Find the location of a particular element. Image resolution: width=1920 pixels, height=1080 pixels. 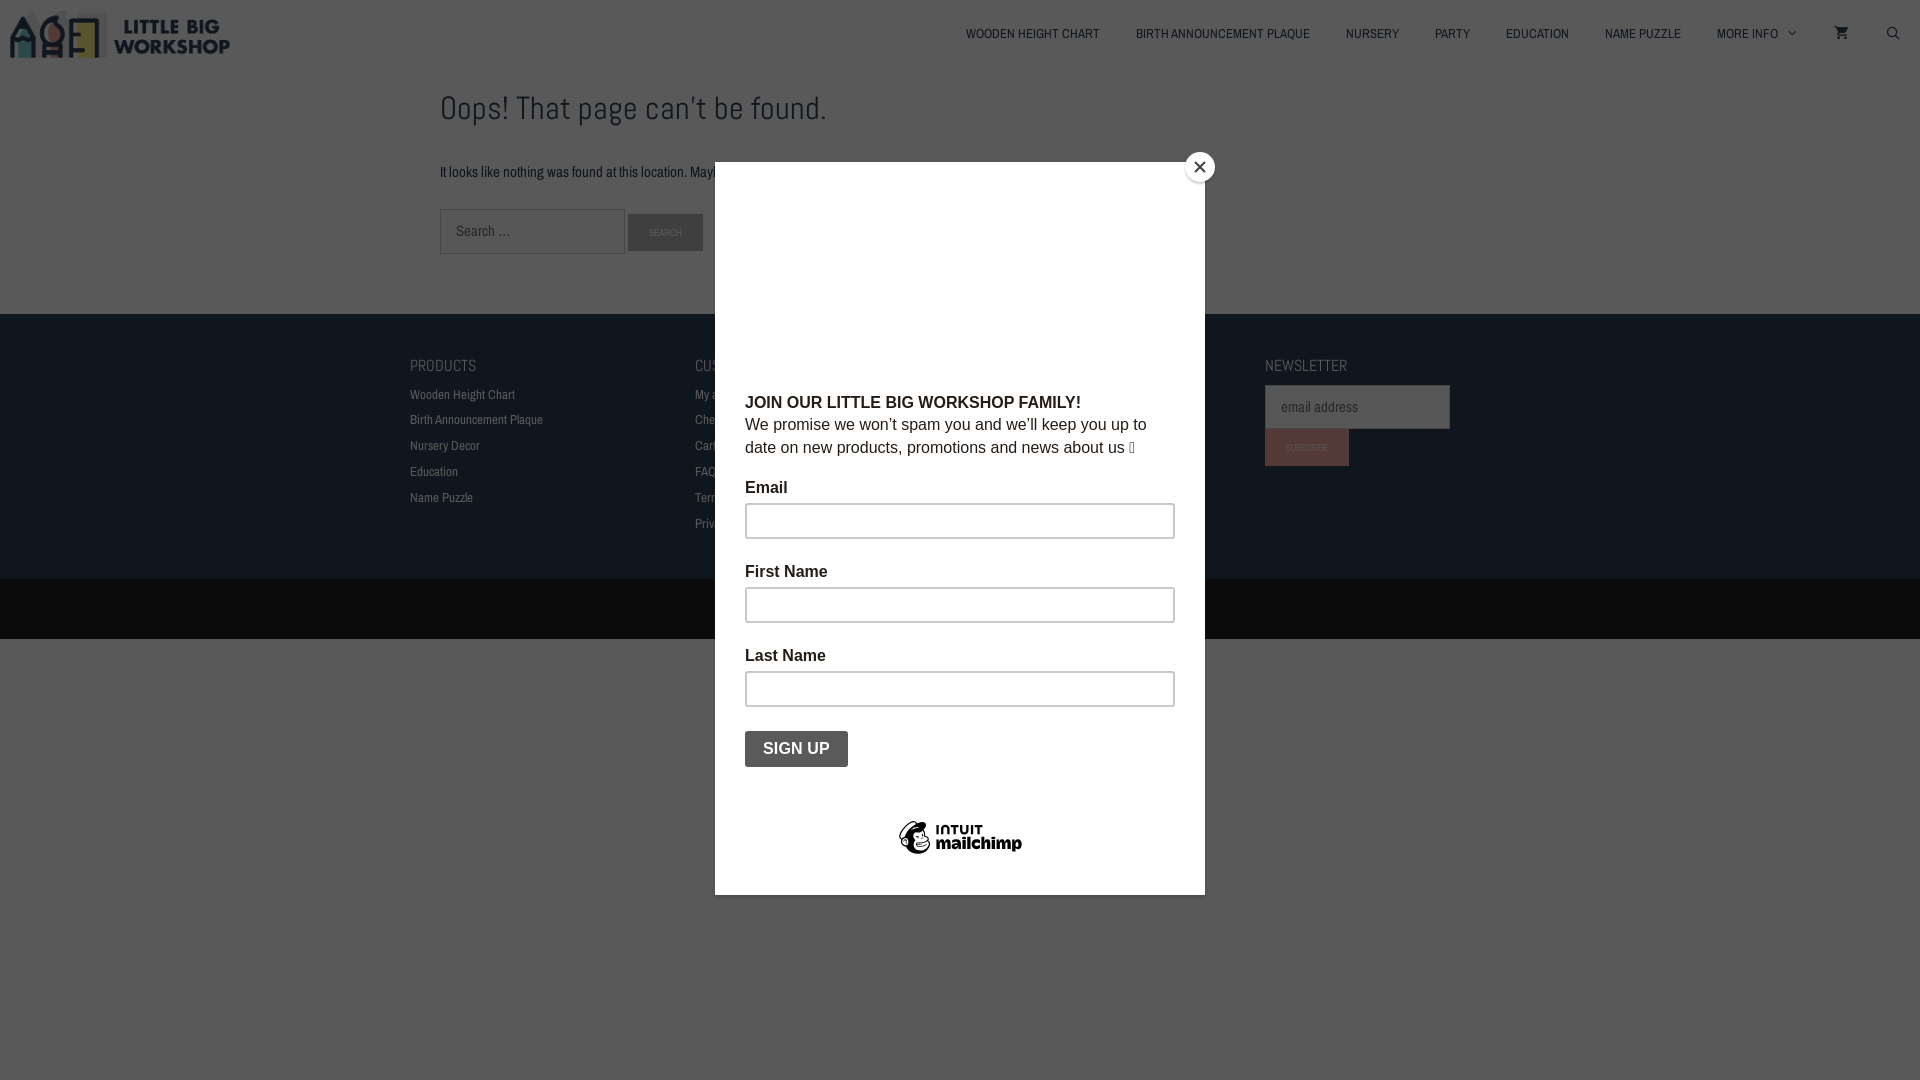

'FAQs (including shipping)' is located at coordinates (756, 471).